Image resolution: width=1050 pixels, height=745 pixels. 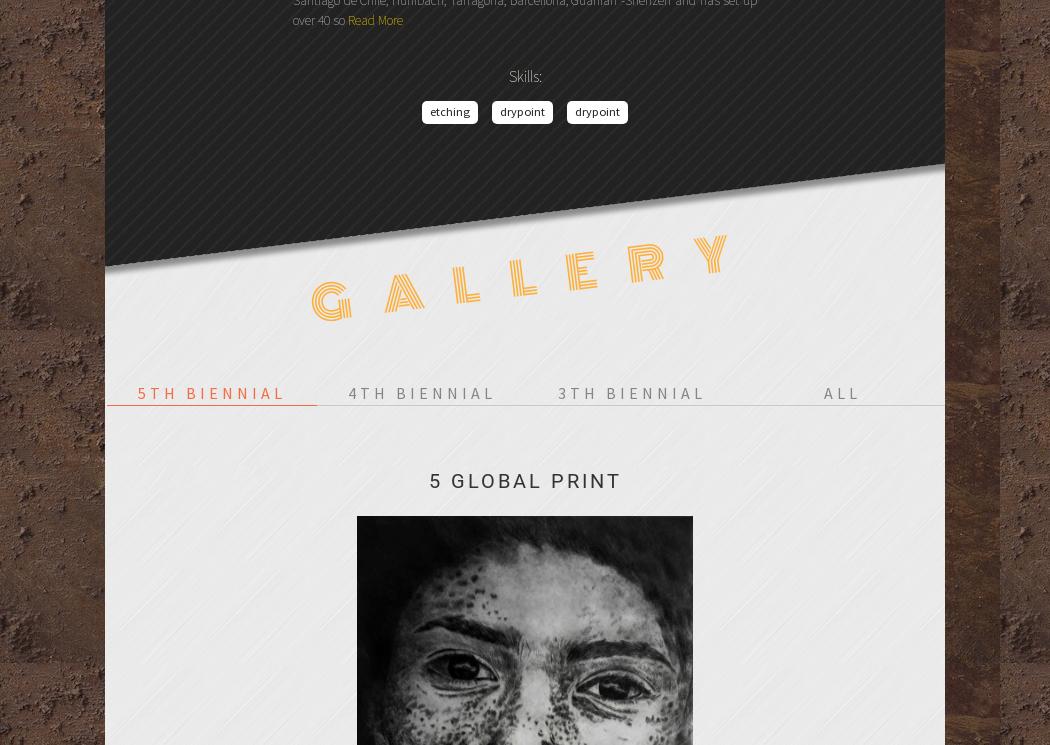 What do you see at coordinates (534, 276) in the screenshot?
I see `'Gallery'` at bounding box center [534, 276].